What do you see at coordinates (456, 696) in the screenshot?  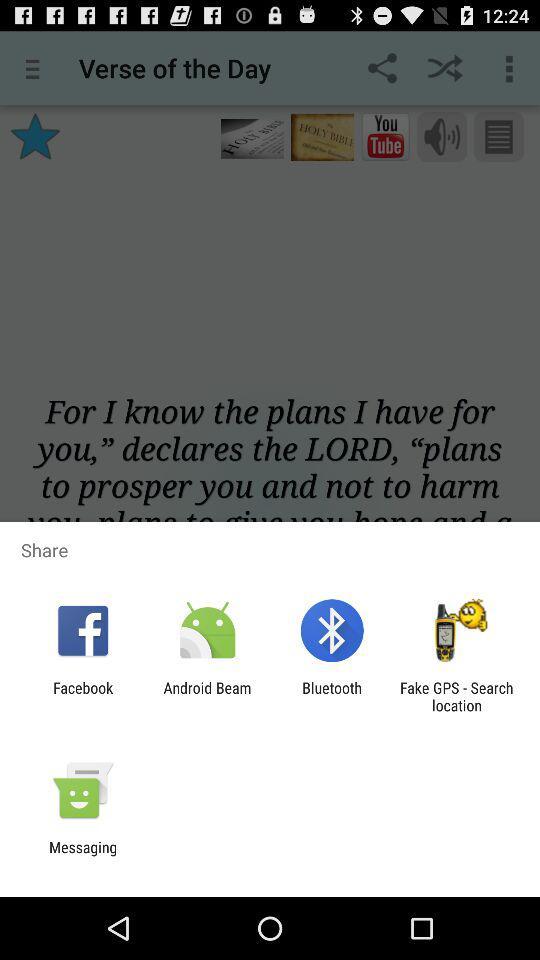 I see `fake gps search at the bottom right corner` at bounding box center [456, 696].